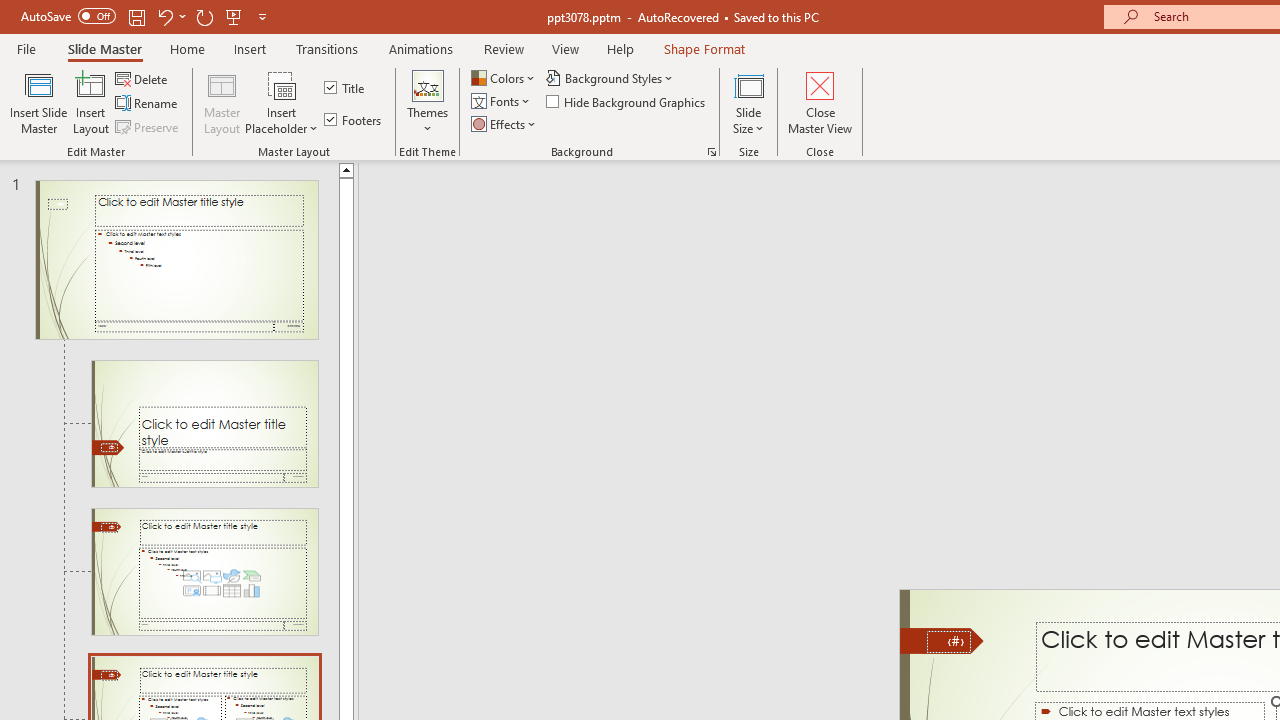 The image size is (1280, 720). Describe the element at coordinates (503, 101) in the screenshot. I see `'Fonts'` at that location.